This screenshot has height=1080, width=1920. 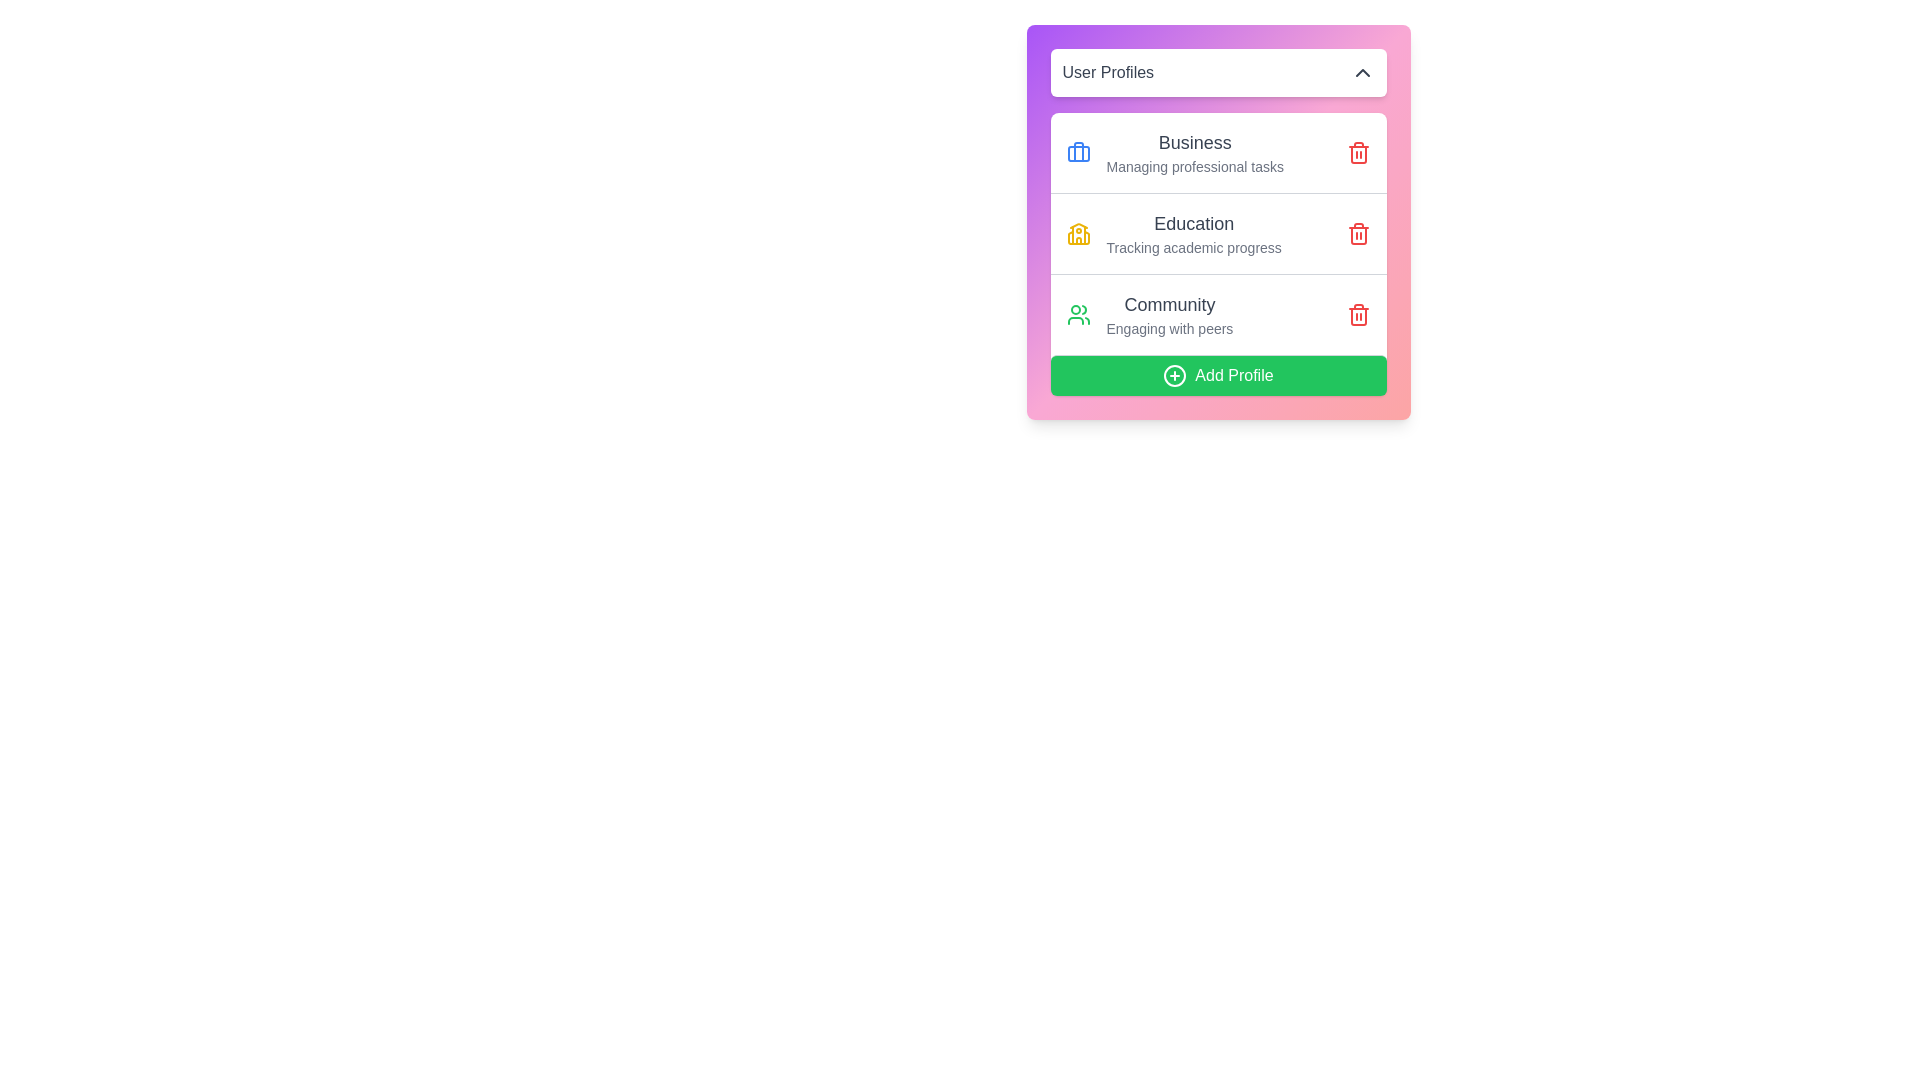 What do you see at coordinates (1361, 72) in the screenshot?
I see `the interactive toggle icon located at the far-right side of the 'User Profiles' header` at bounding box center [1361, 72].